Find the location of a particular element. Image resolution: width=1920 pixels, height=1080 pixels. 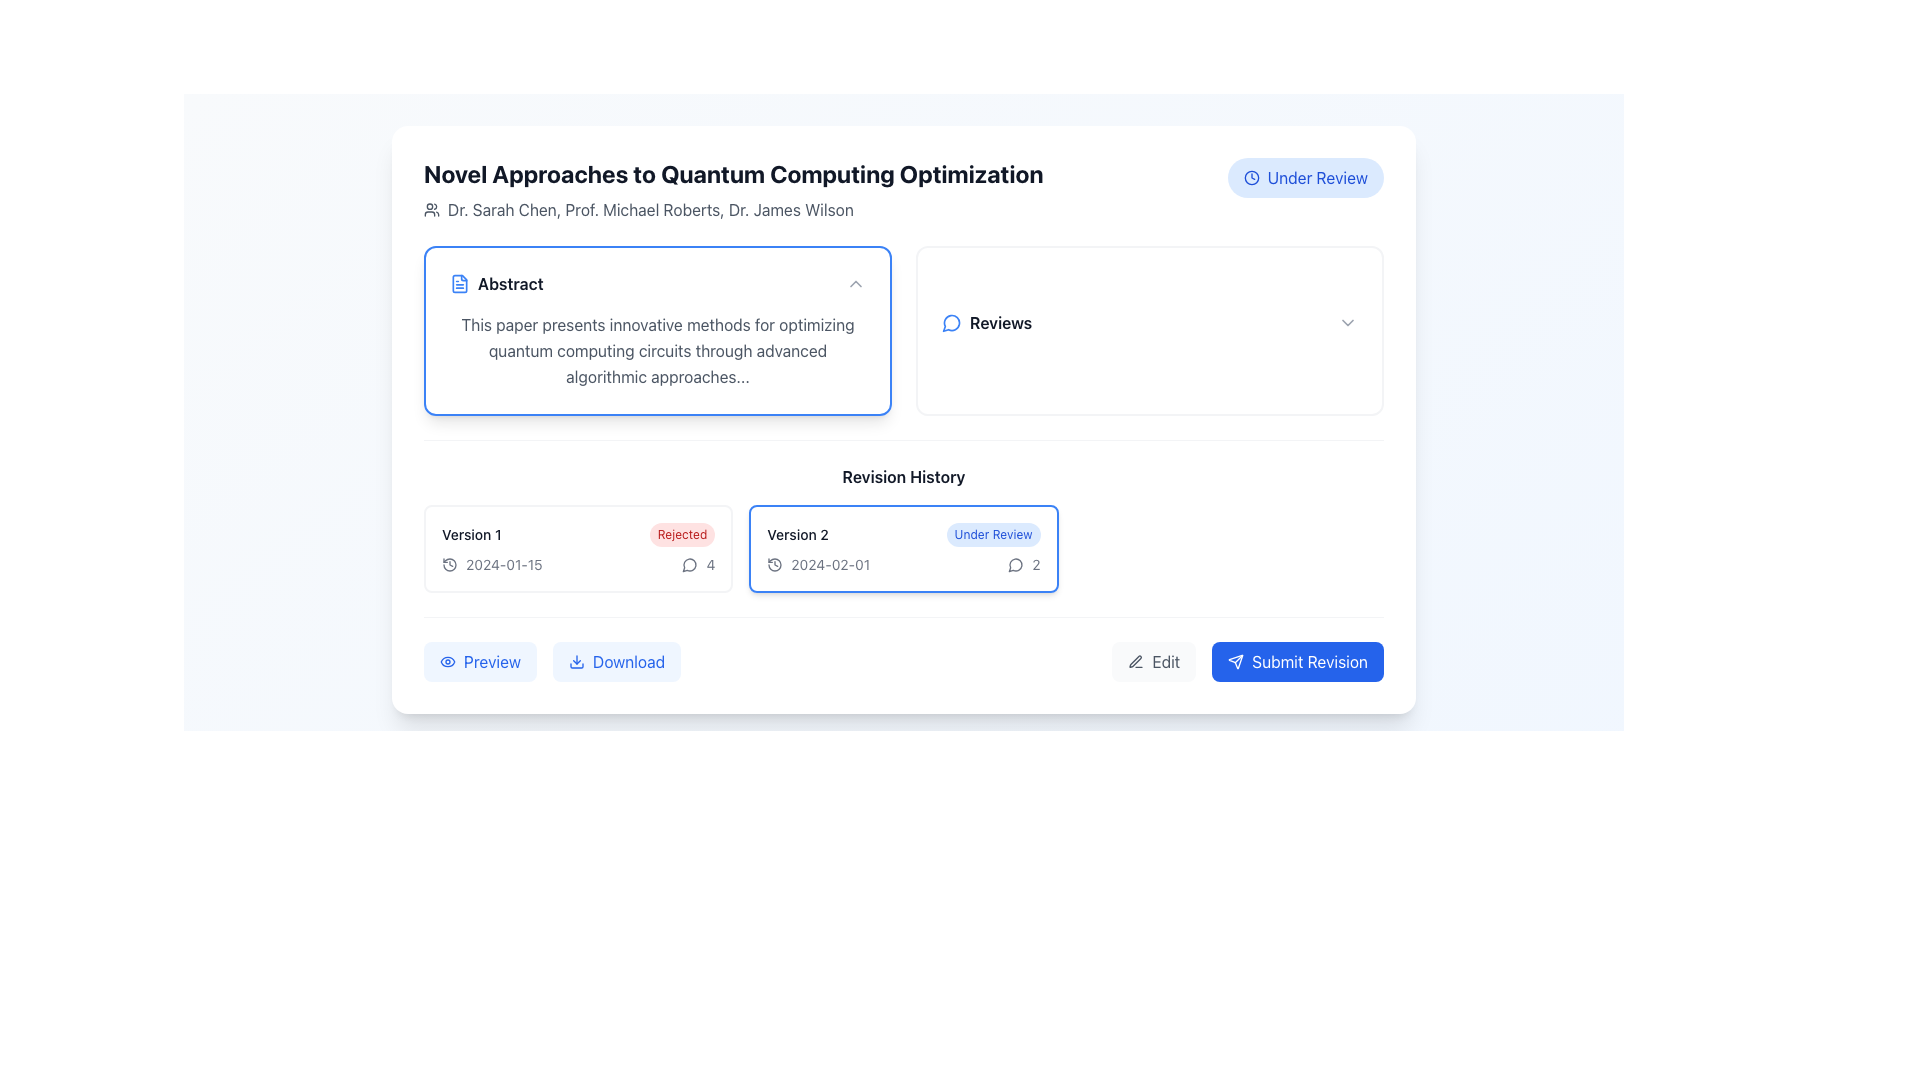

the SVG icon representing a group of people, which is part of a horizontal layout containing author names is located at coordinates (431, 209).